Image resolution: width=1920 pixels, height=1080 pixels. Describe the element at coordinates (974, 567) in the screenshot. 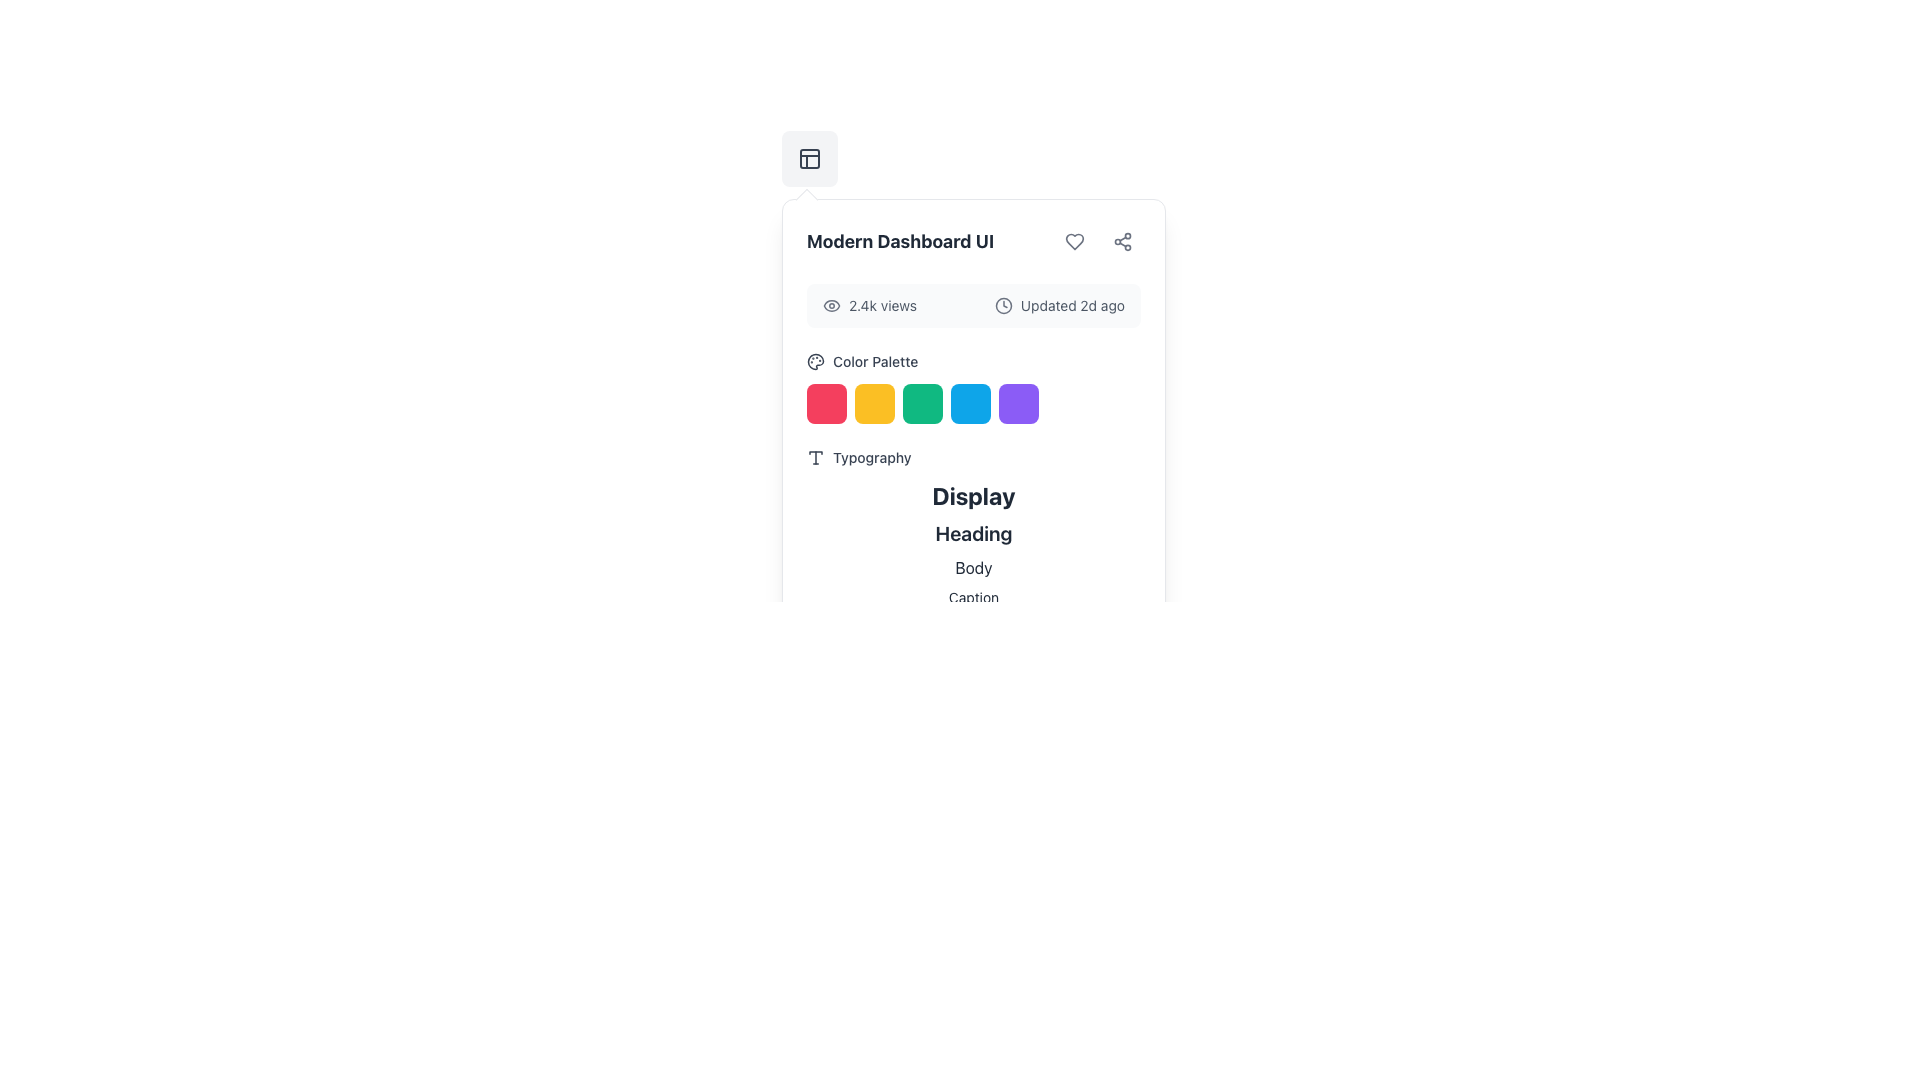

I see `the text label that displays 'Body', which is styled in dark gray and changes to blue when hovered. It is the third item in a vertical list between 'Heading' and 'Caption'` at that location.